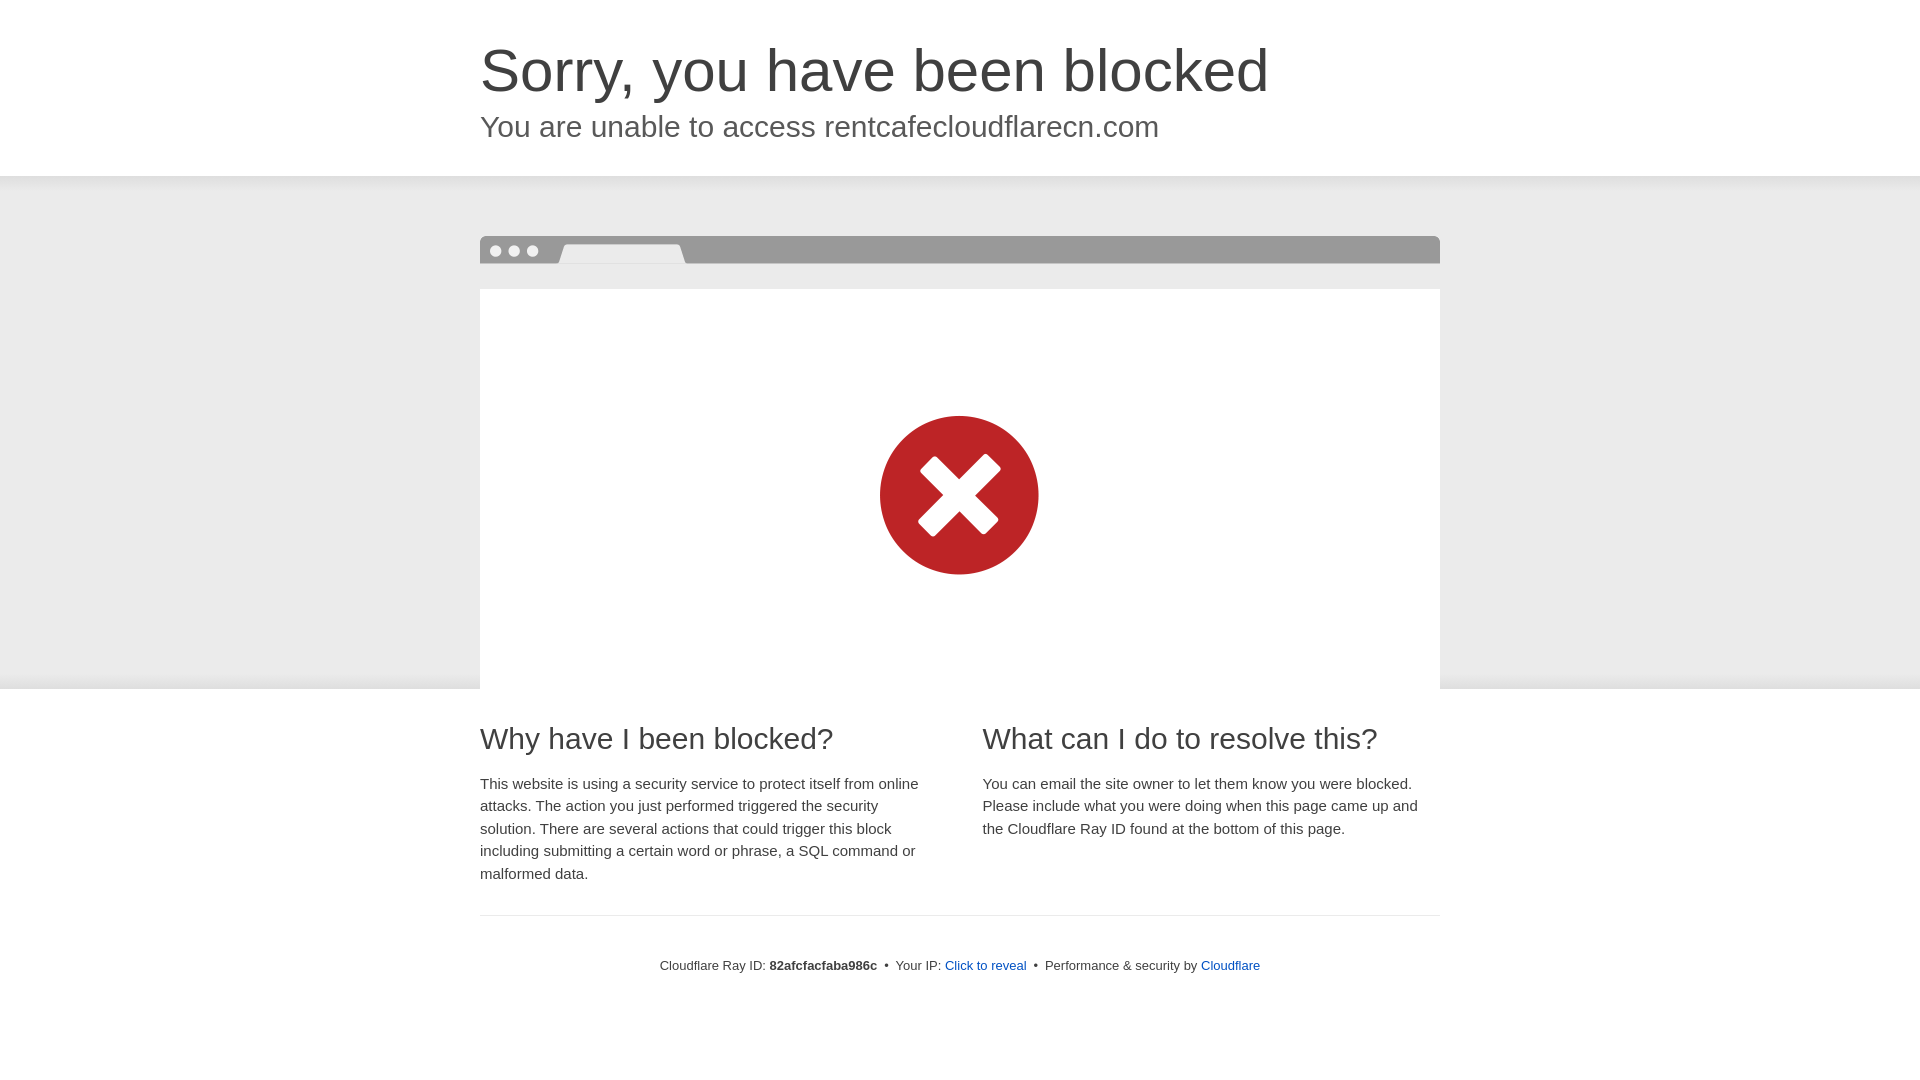  Describe the element at coordinates (944, 964) in the screenshot. I see `'Click to reveal'` at that location.